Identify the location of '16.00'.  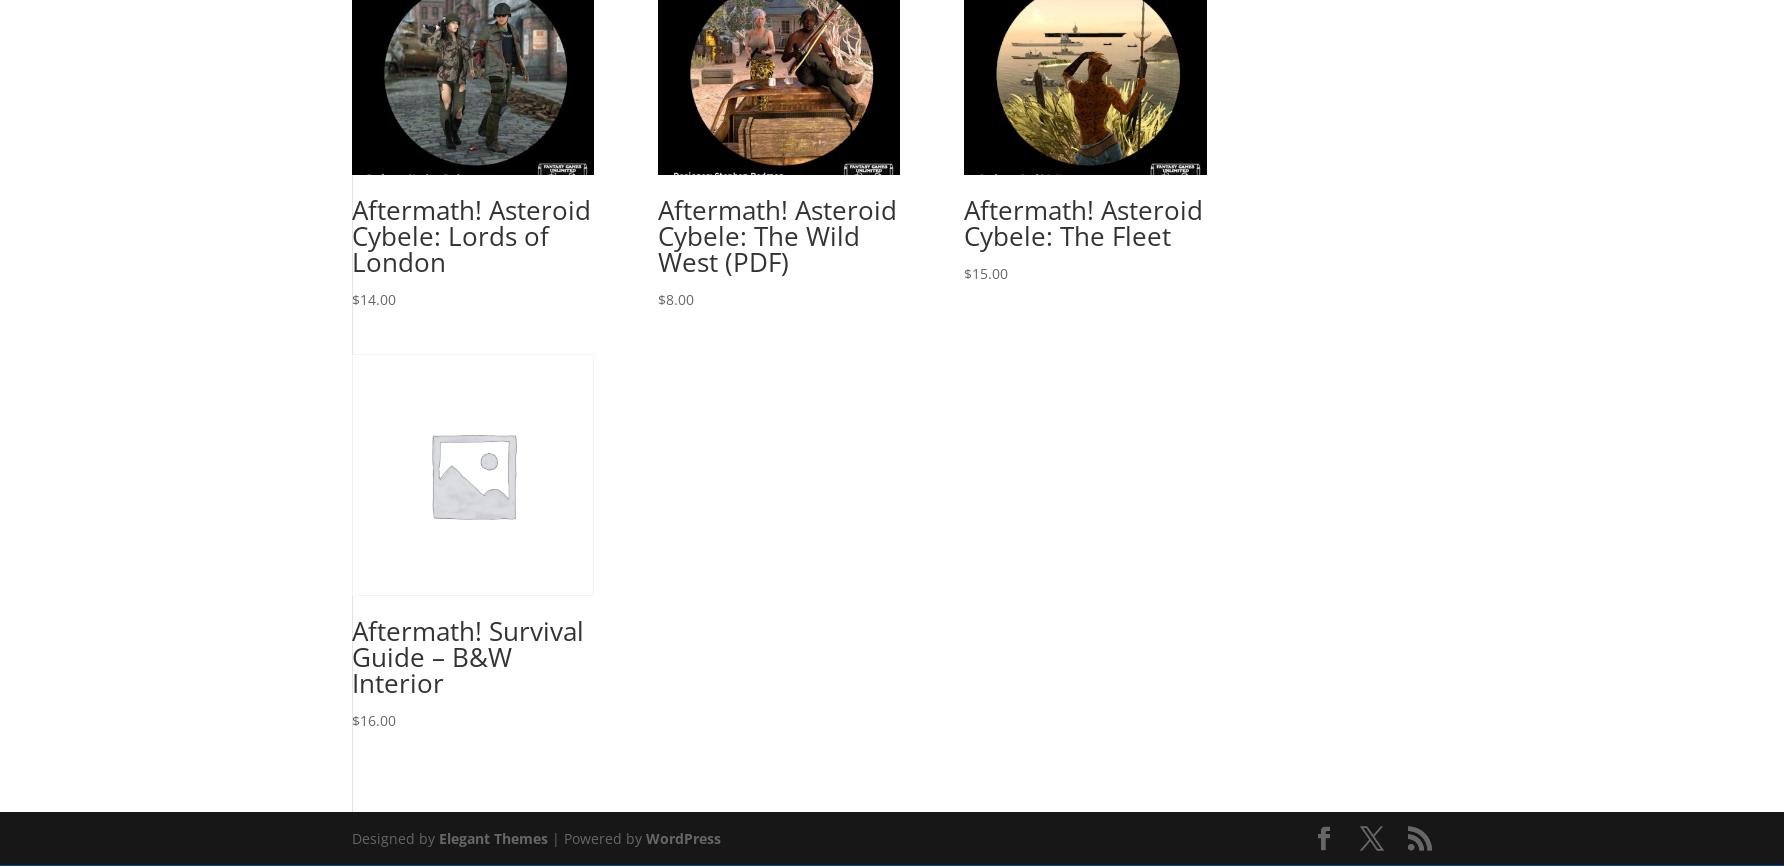
(377, 718).